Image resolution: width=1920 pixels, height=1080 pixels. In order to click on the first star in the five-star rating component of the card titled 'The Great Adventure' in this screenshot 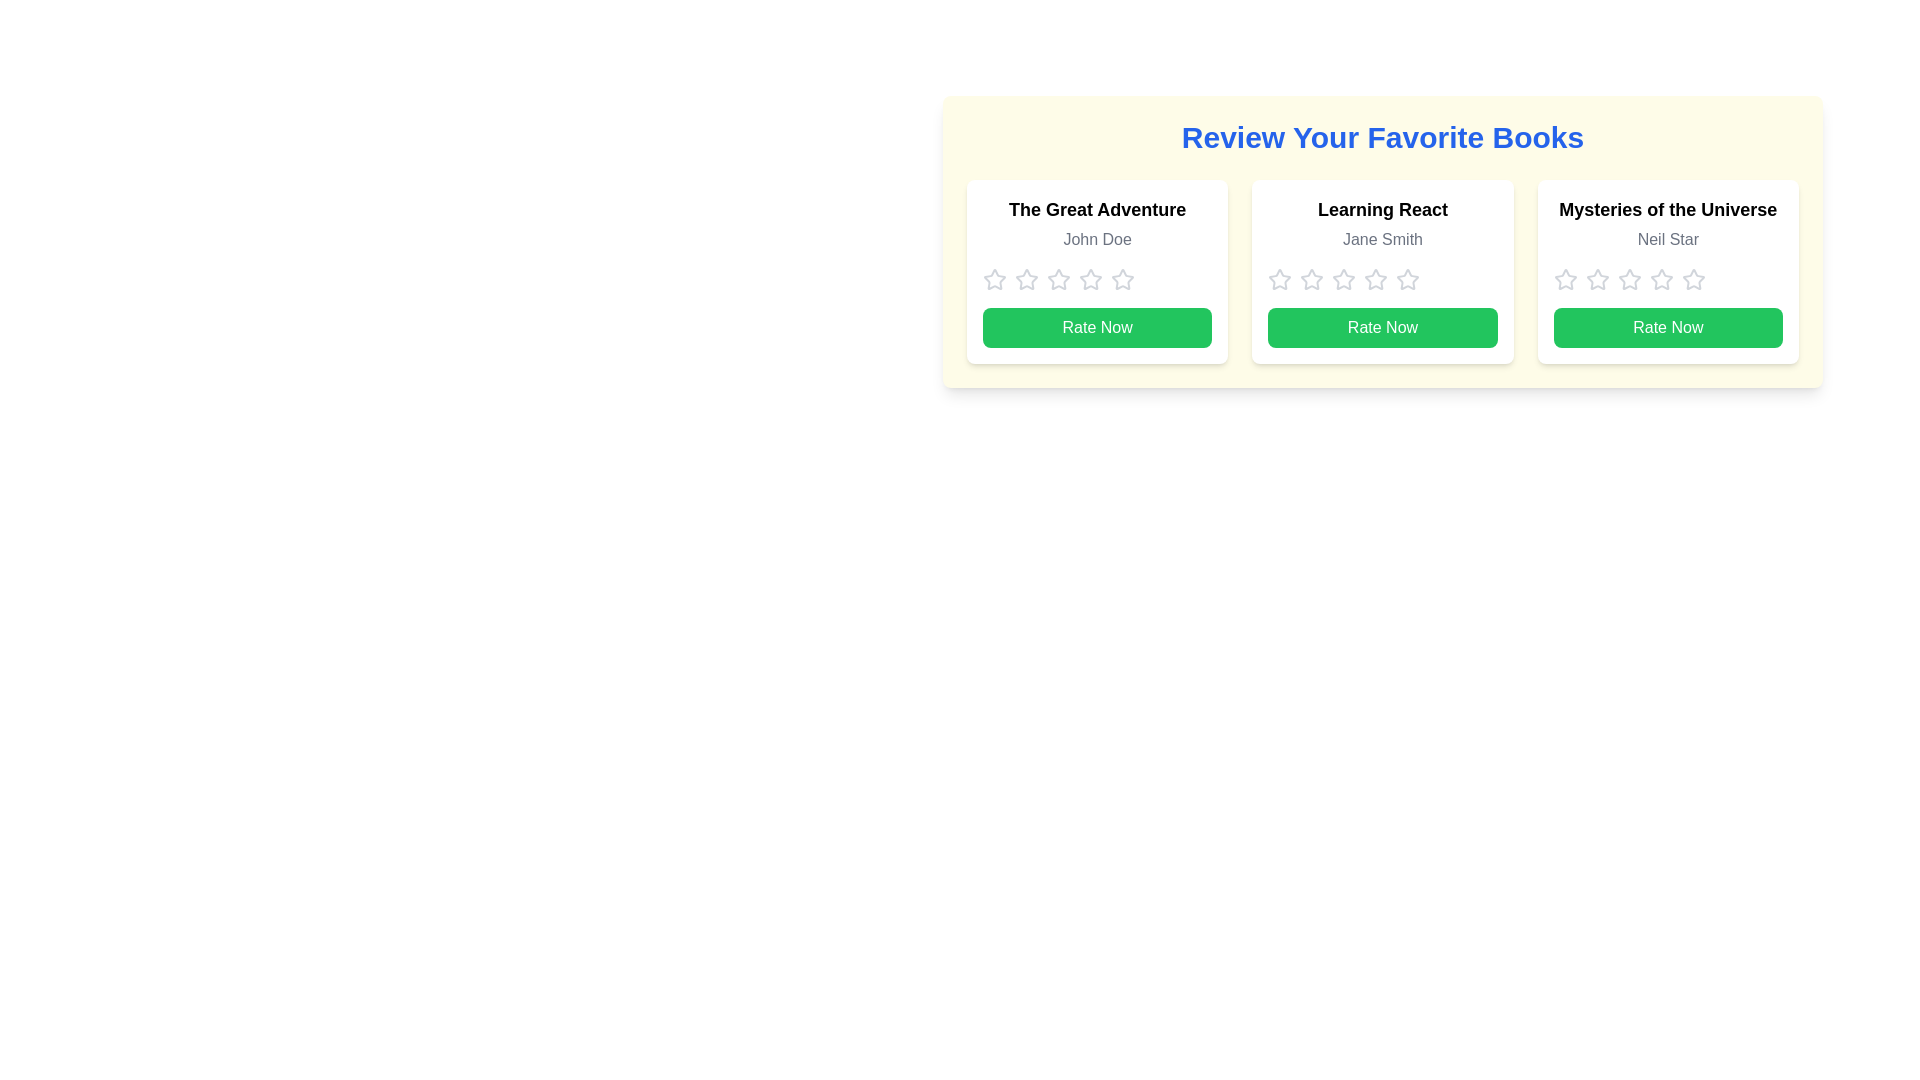, I will do `click(994, 279)`.